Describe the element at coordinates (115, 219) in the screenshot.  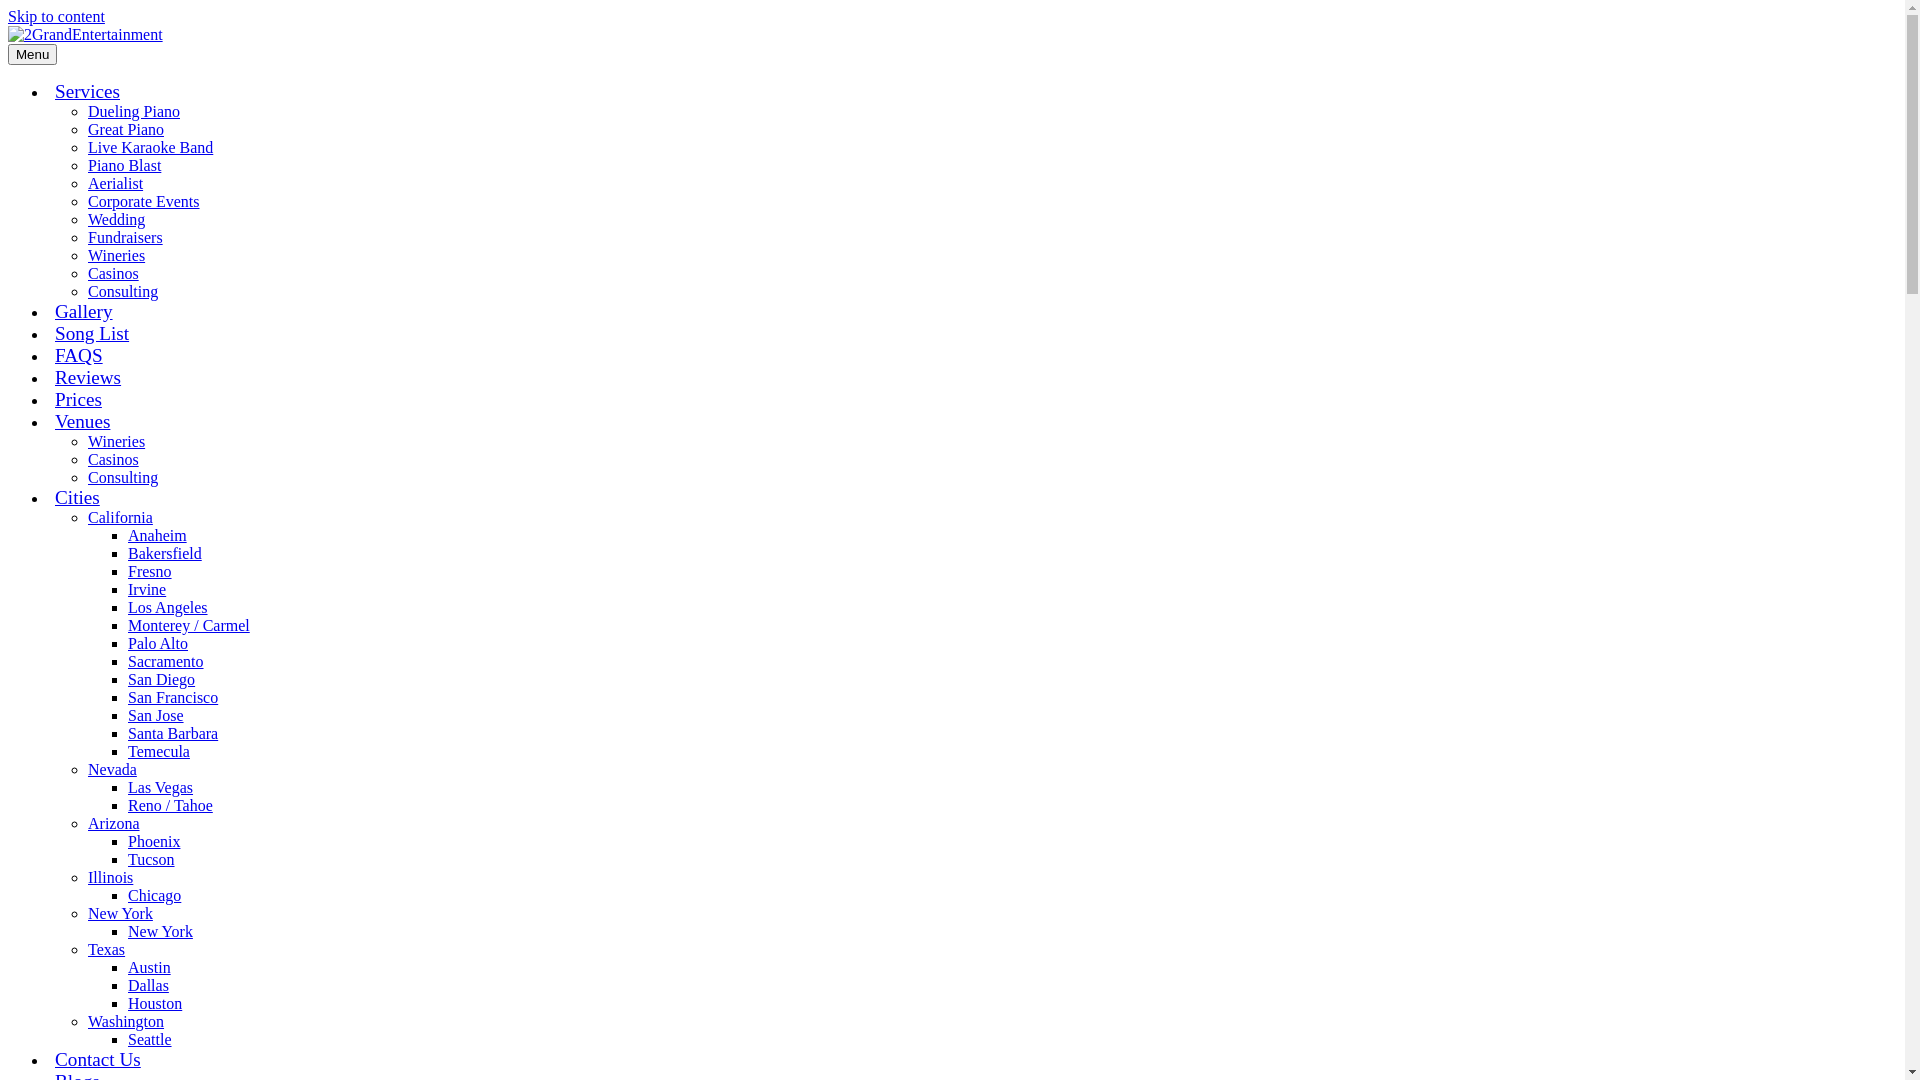
I see `'Wedding'` at that location.